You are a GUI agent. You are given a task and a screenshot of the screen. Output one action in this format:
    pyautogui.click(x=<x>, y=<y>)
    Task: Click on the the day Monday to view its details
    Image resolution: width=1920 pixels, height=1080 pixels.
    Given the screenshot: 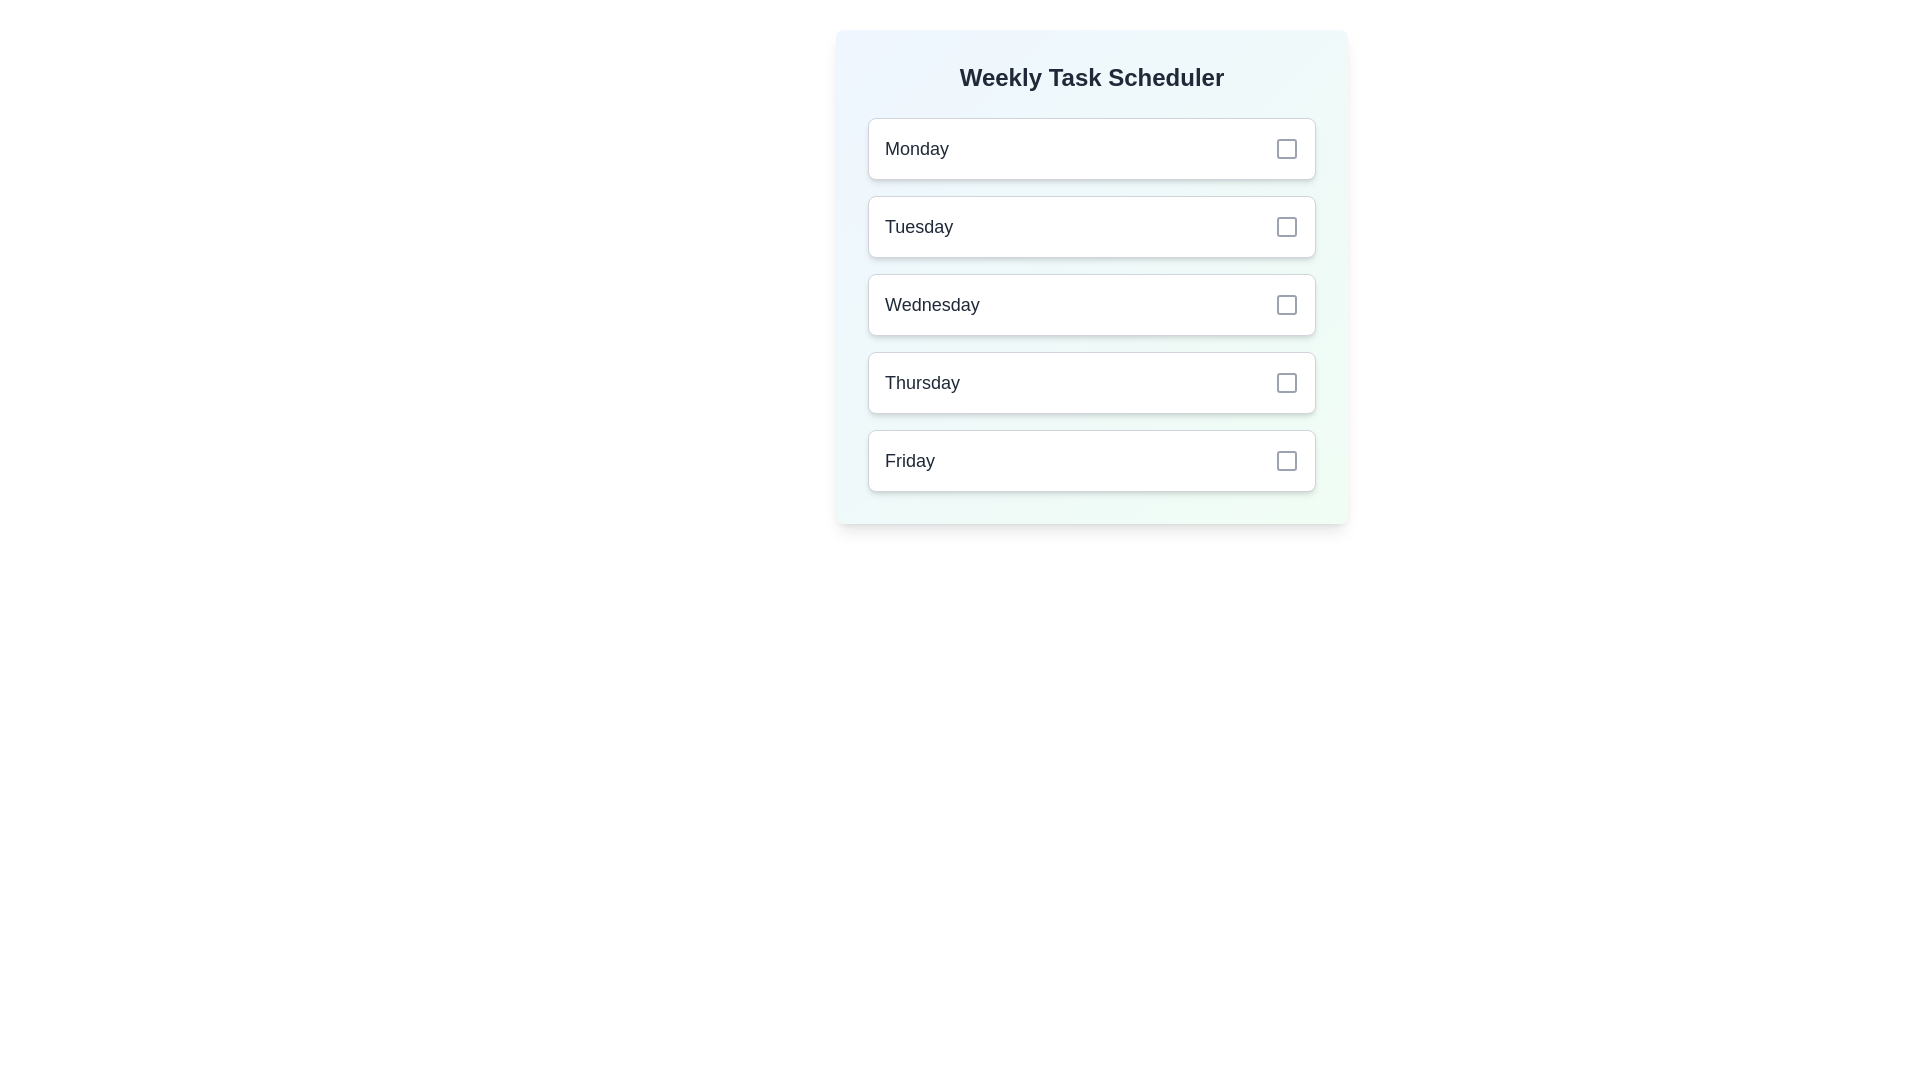 What is the action you would take?
    pyautogui.click(x=1090, y=148)
    